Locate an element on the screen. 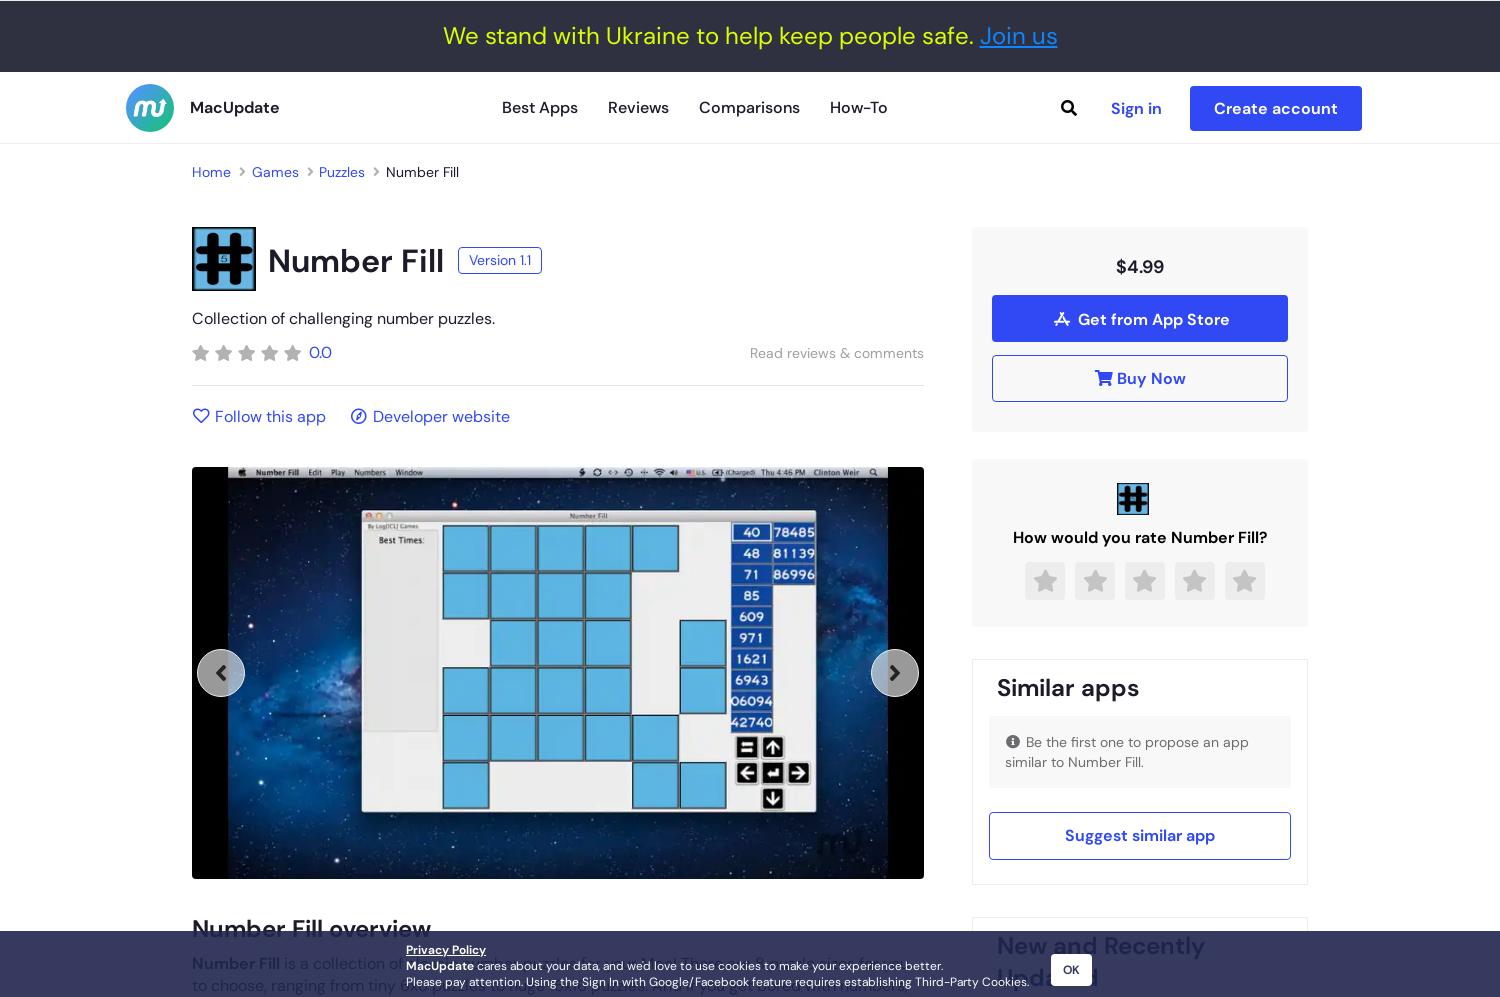  'Please pay attention. Using the Sign In with Google/Facebook feature requires establishing Third-Party Cookies.' is located at coordinates (406, 981).